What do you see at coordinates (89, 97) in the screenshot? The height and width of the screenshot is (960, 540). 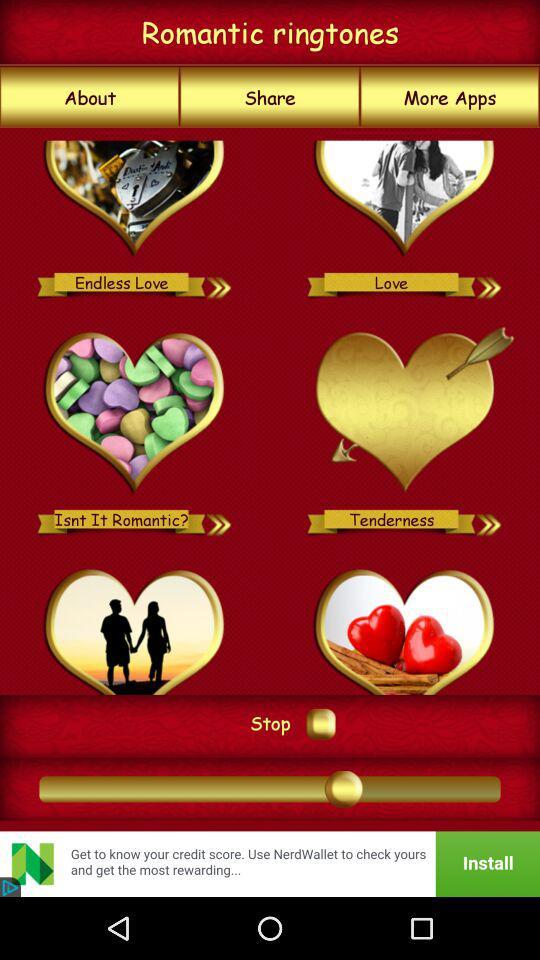 I see `the icon below romantic ringtones icon` at bounding box center [89, 97].